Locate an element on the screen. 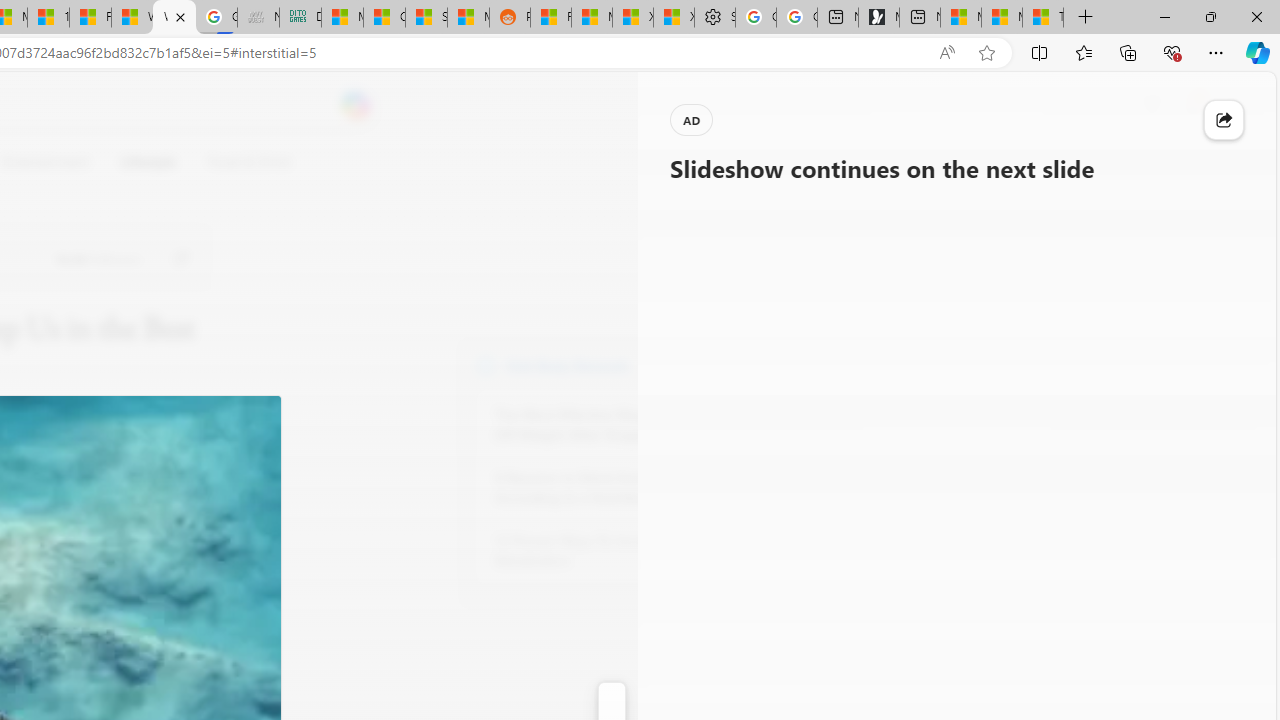 This screenshot has width=1280, height=720. 'Fitness - MSN' is located at coordinates (89, 17).